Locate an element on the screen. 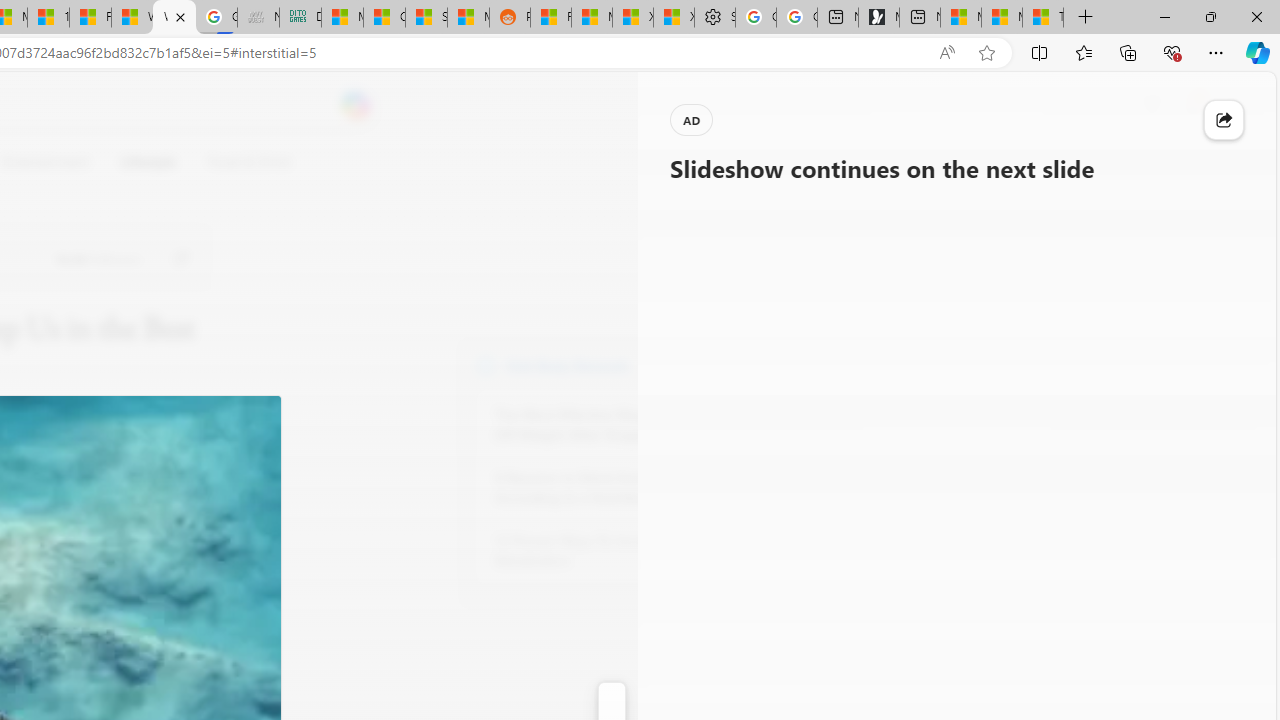 This screenshot has width=1280, height=720. 'Fitness - MSN' is located at coordinates (89, 17).